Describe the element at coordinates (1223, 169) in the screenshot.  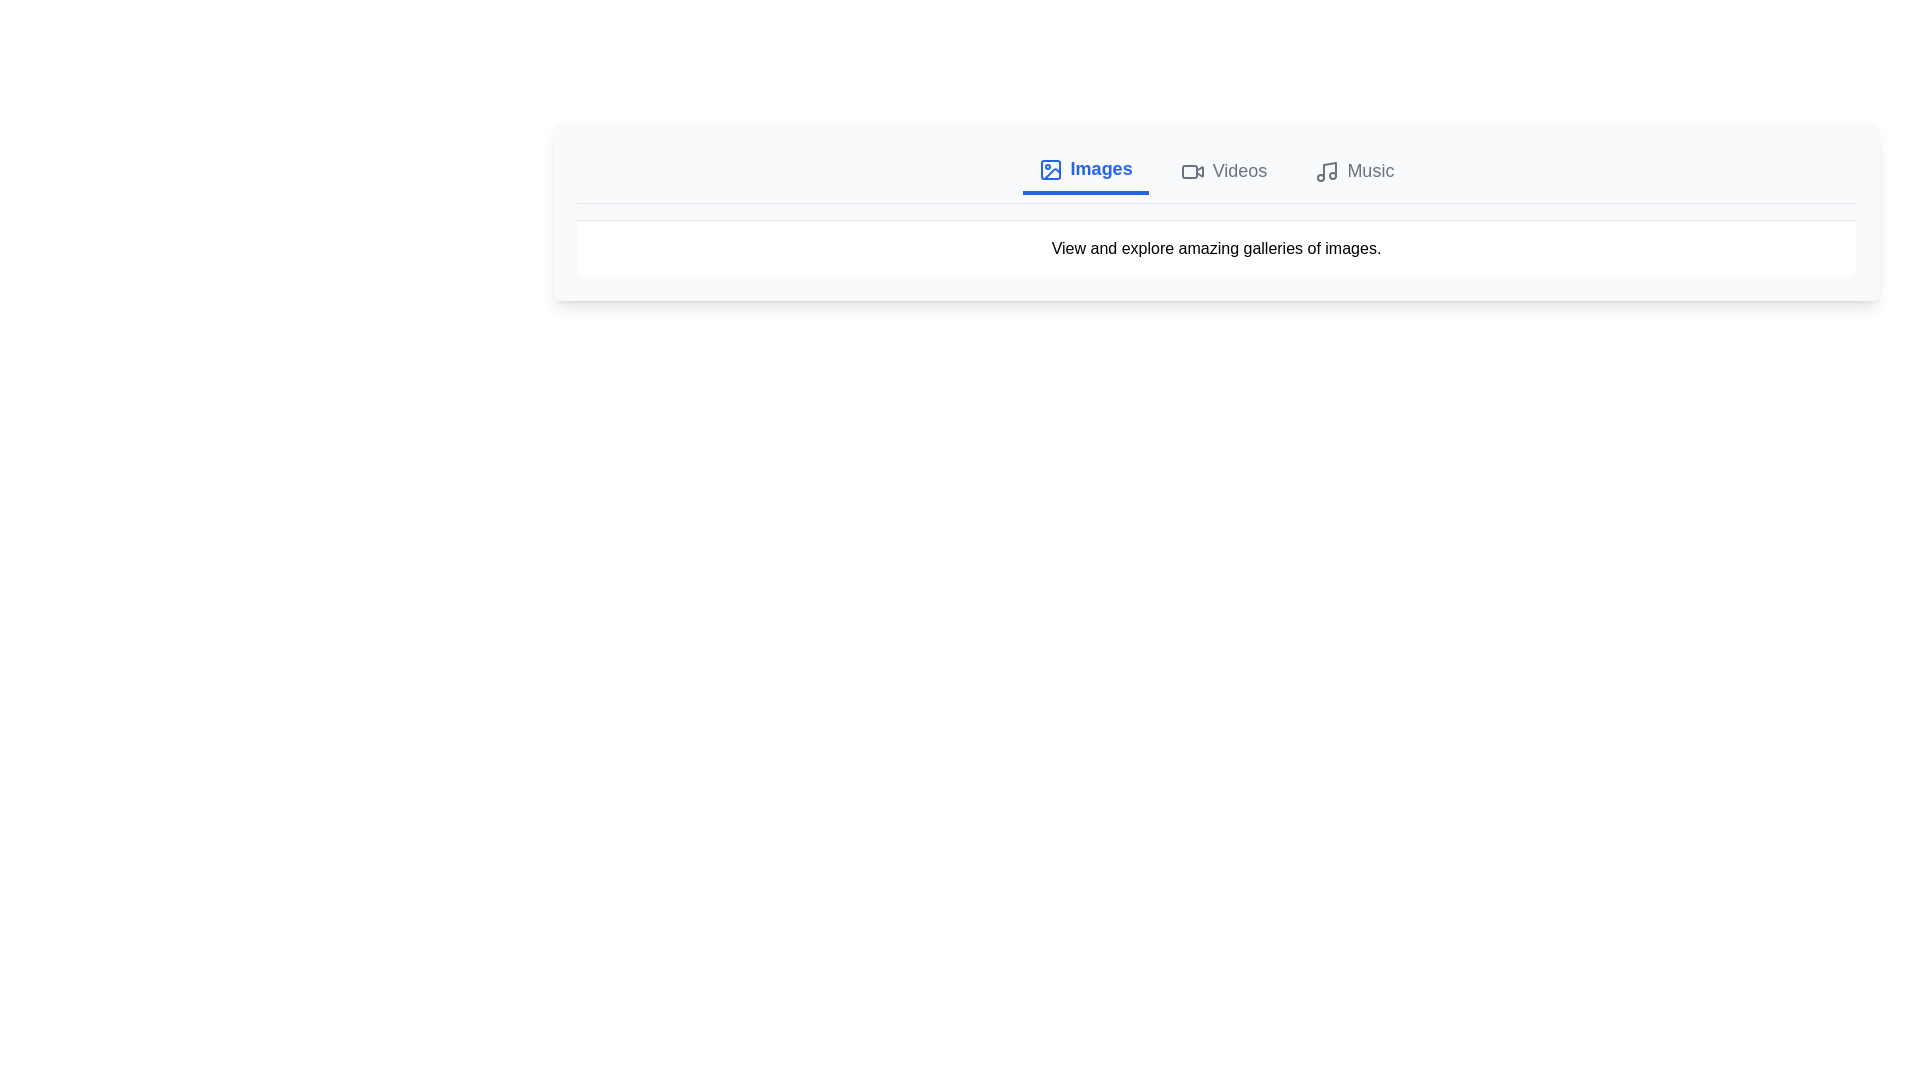
I see `the Videos tab` at that location.